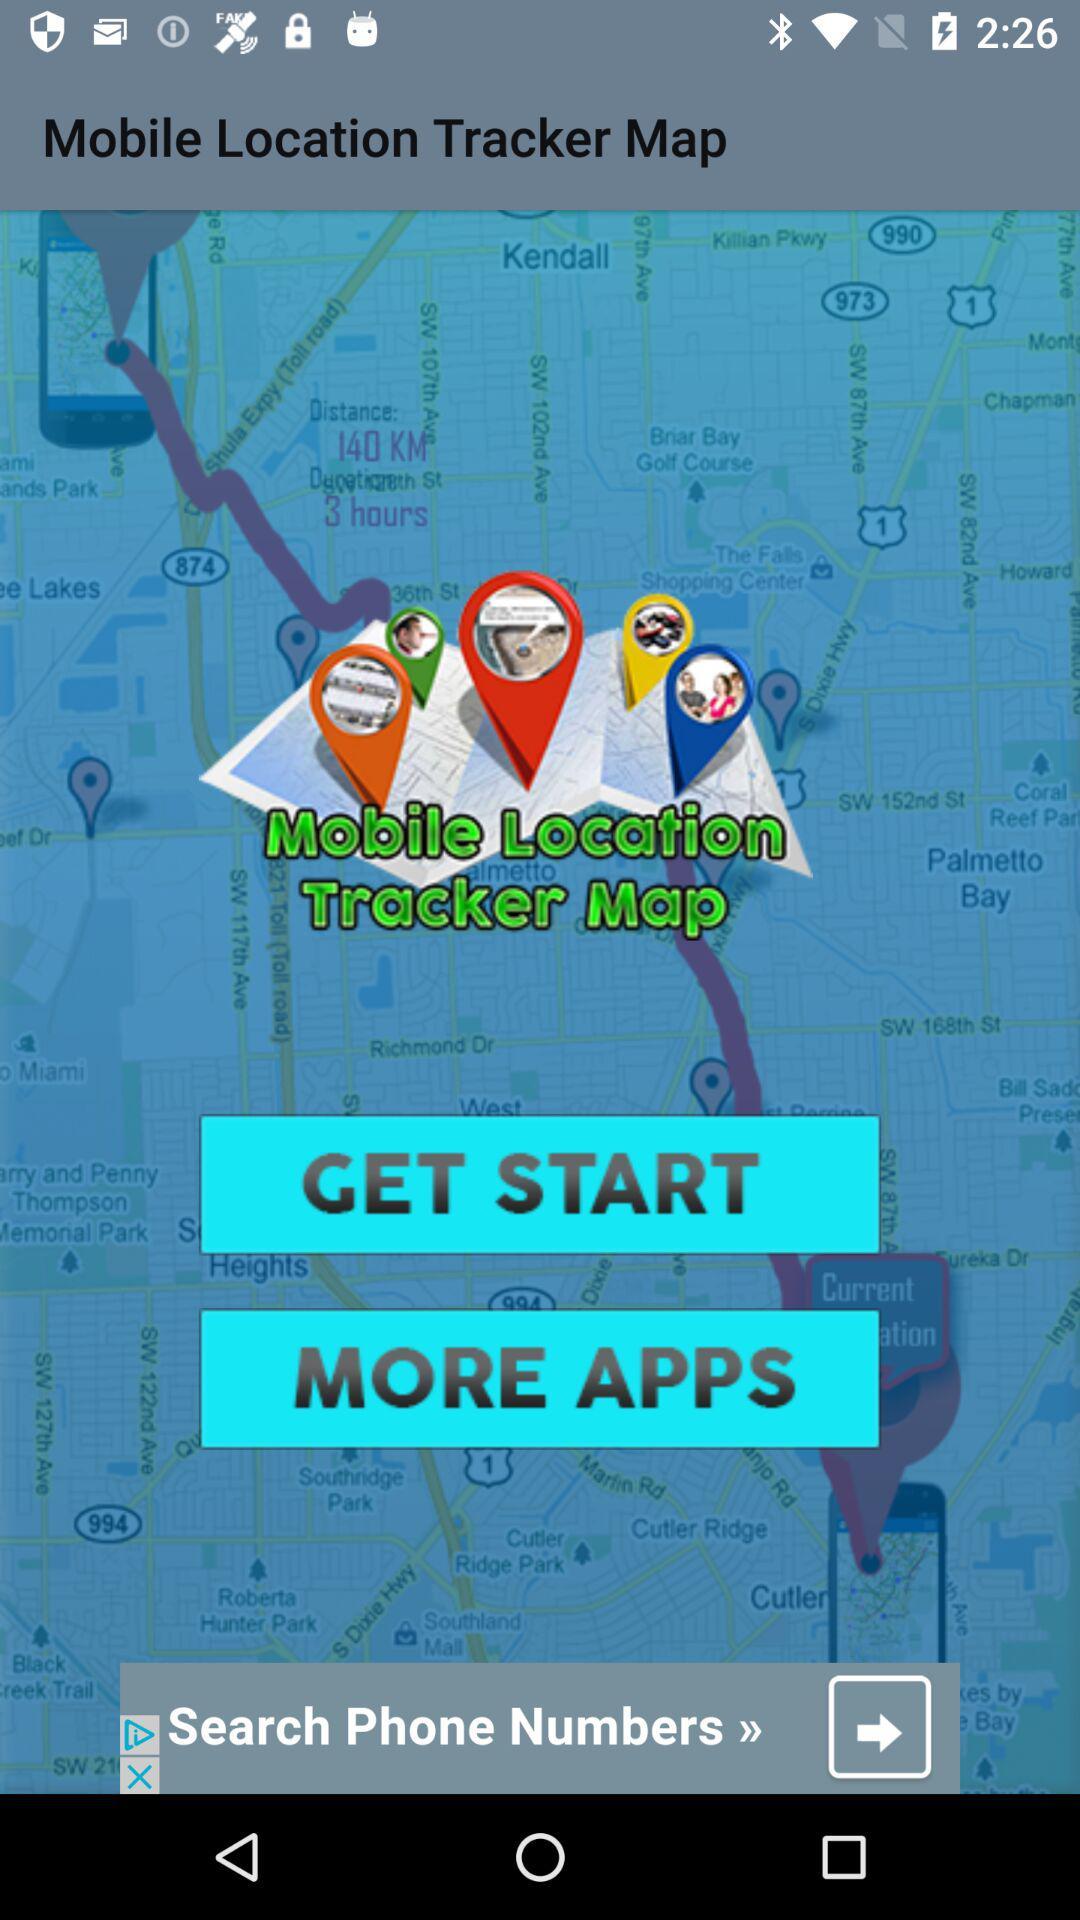 This screenshot has height=1920, width=1080. I want to click on adventisment page, so click(540, 1727).